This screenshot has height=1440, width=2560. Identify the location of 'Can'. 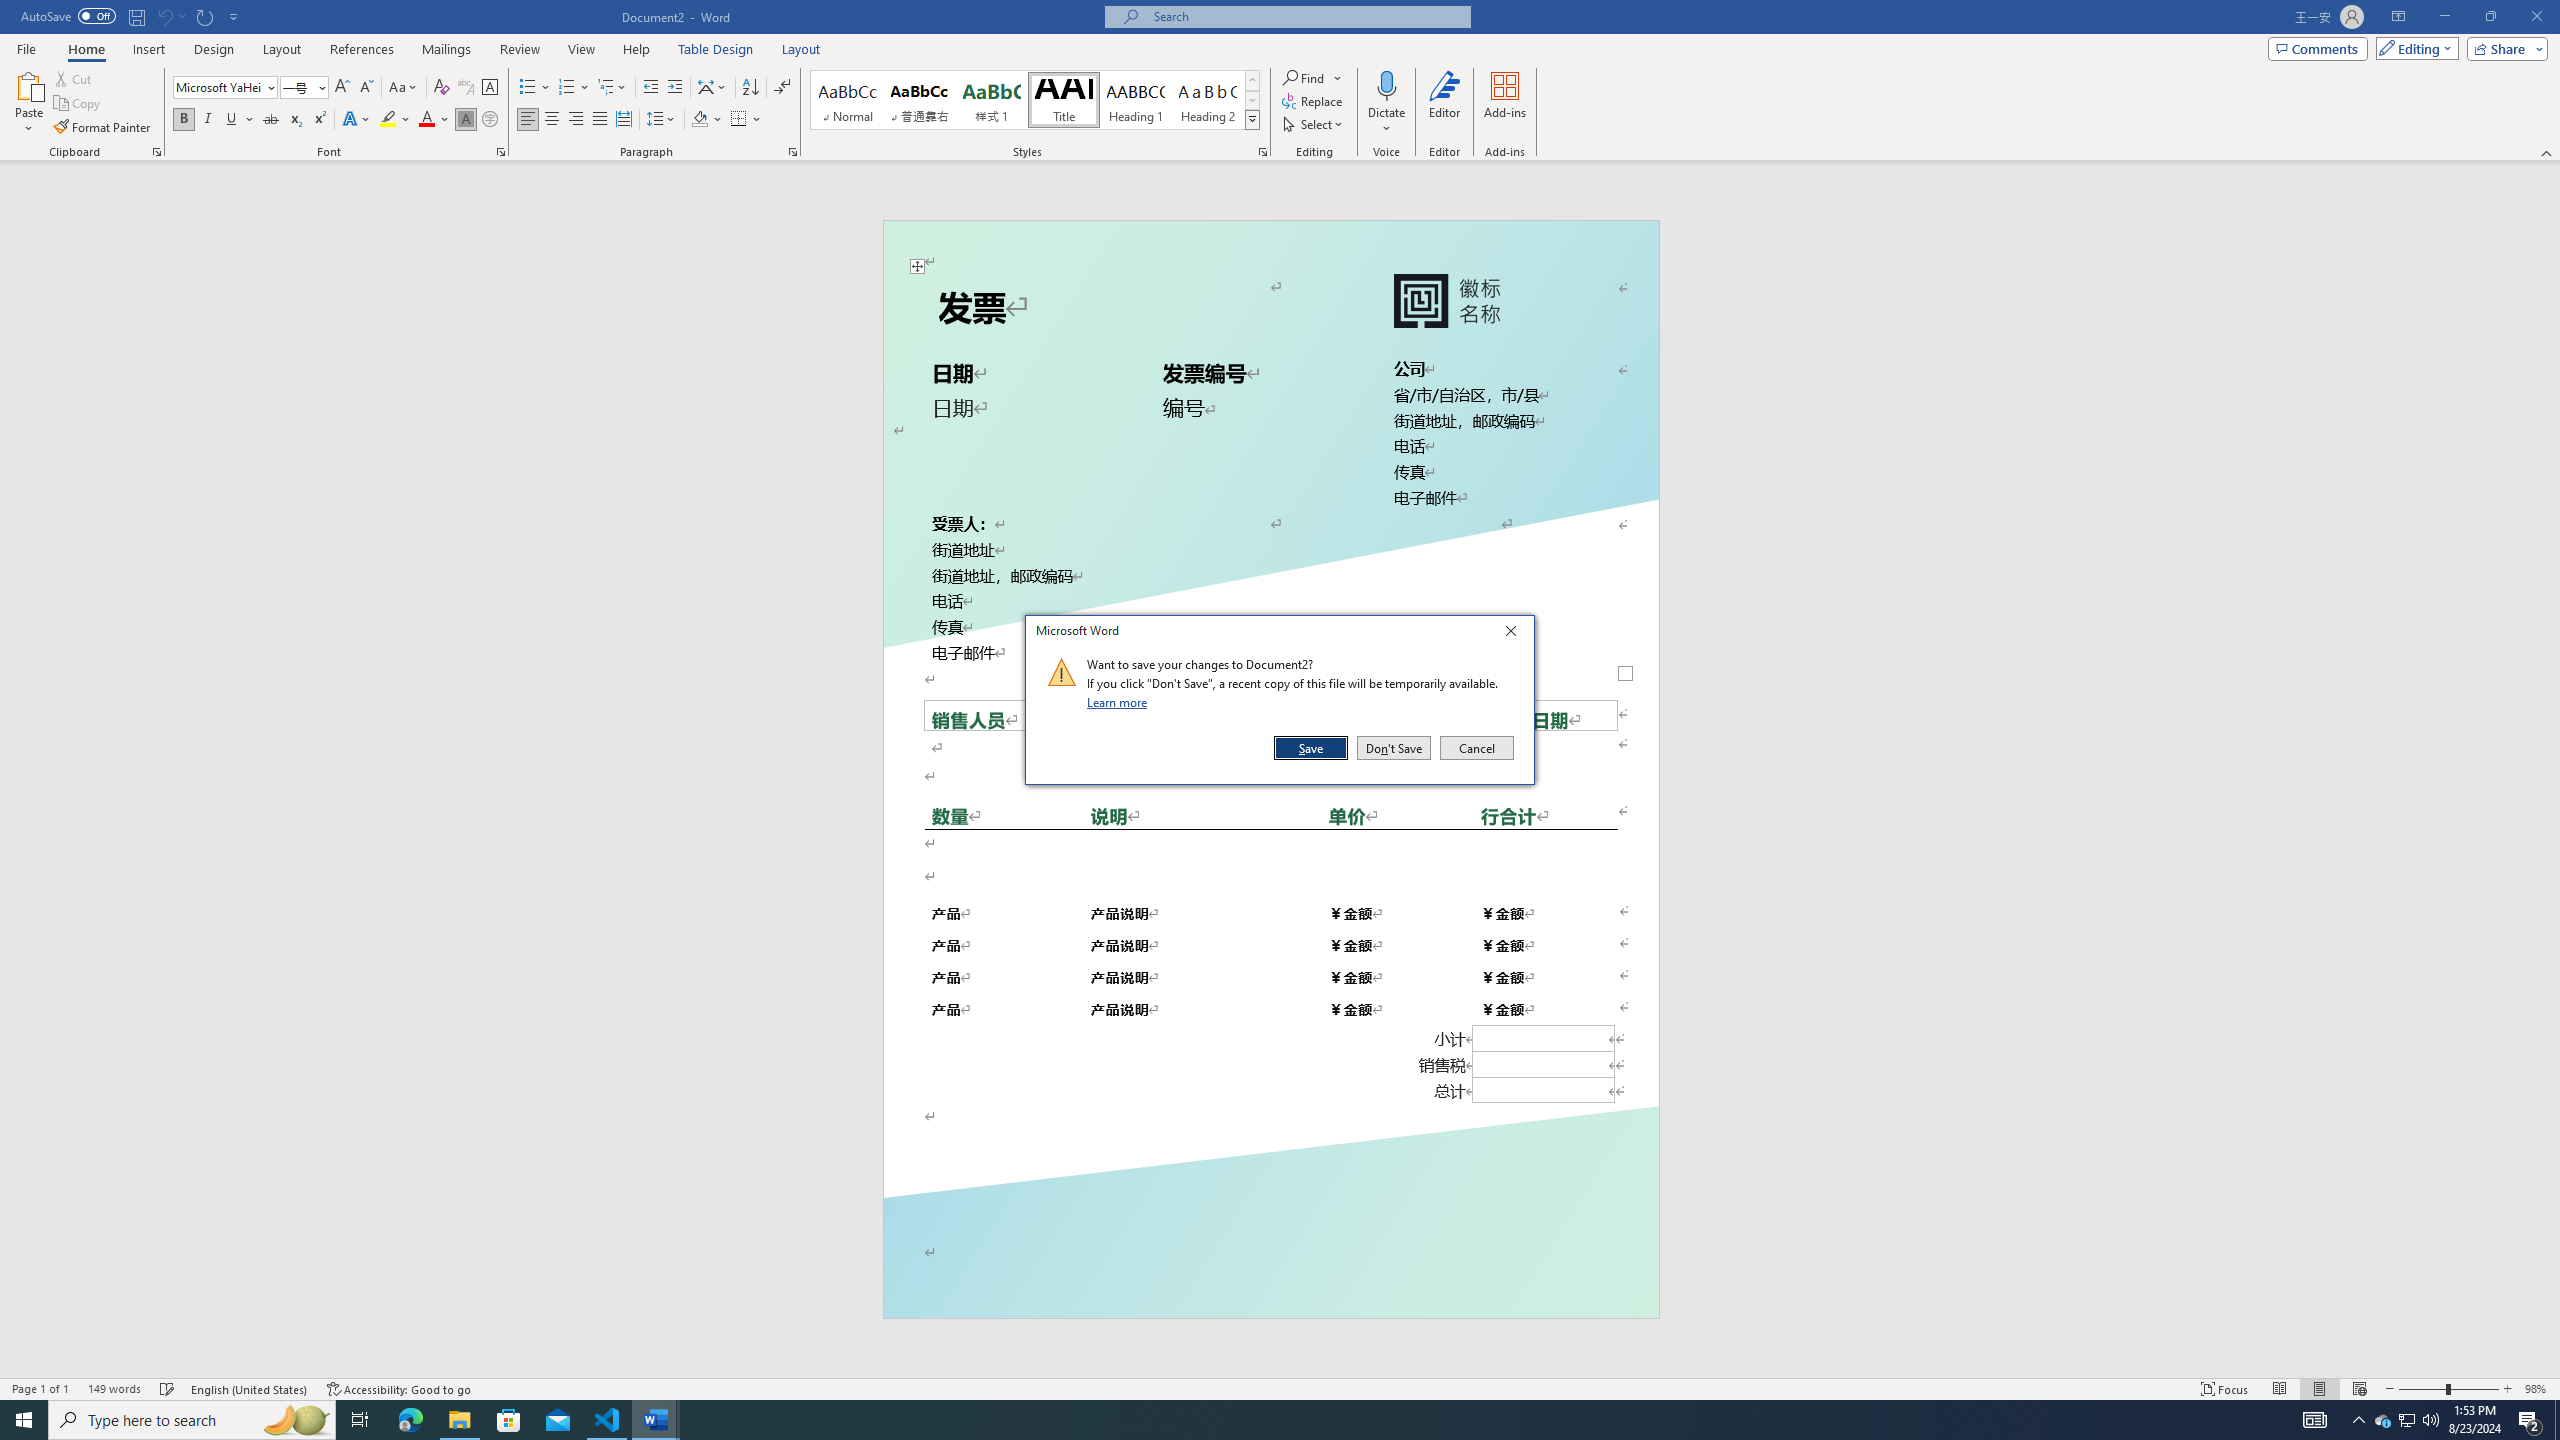
(163, 15).